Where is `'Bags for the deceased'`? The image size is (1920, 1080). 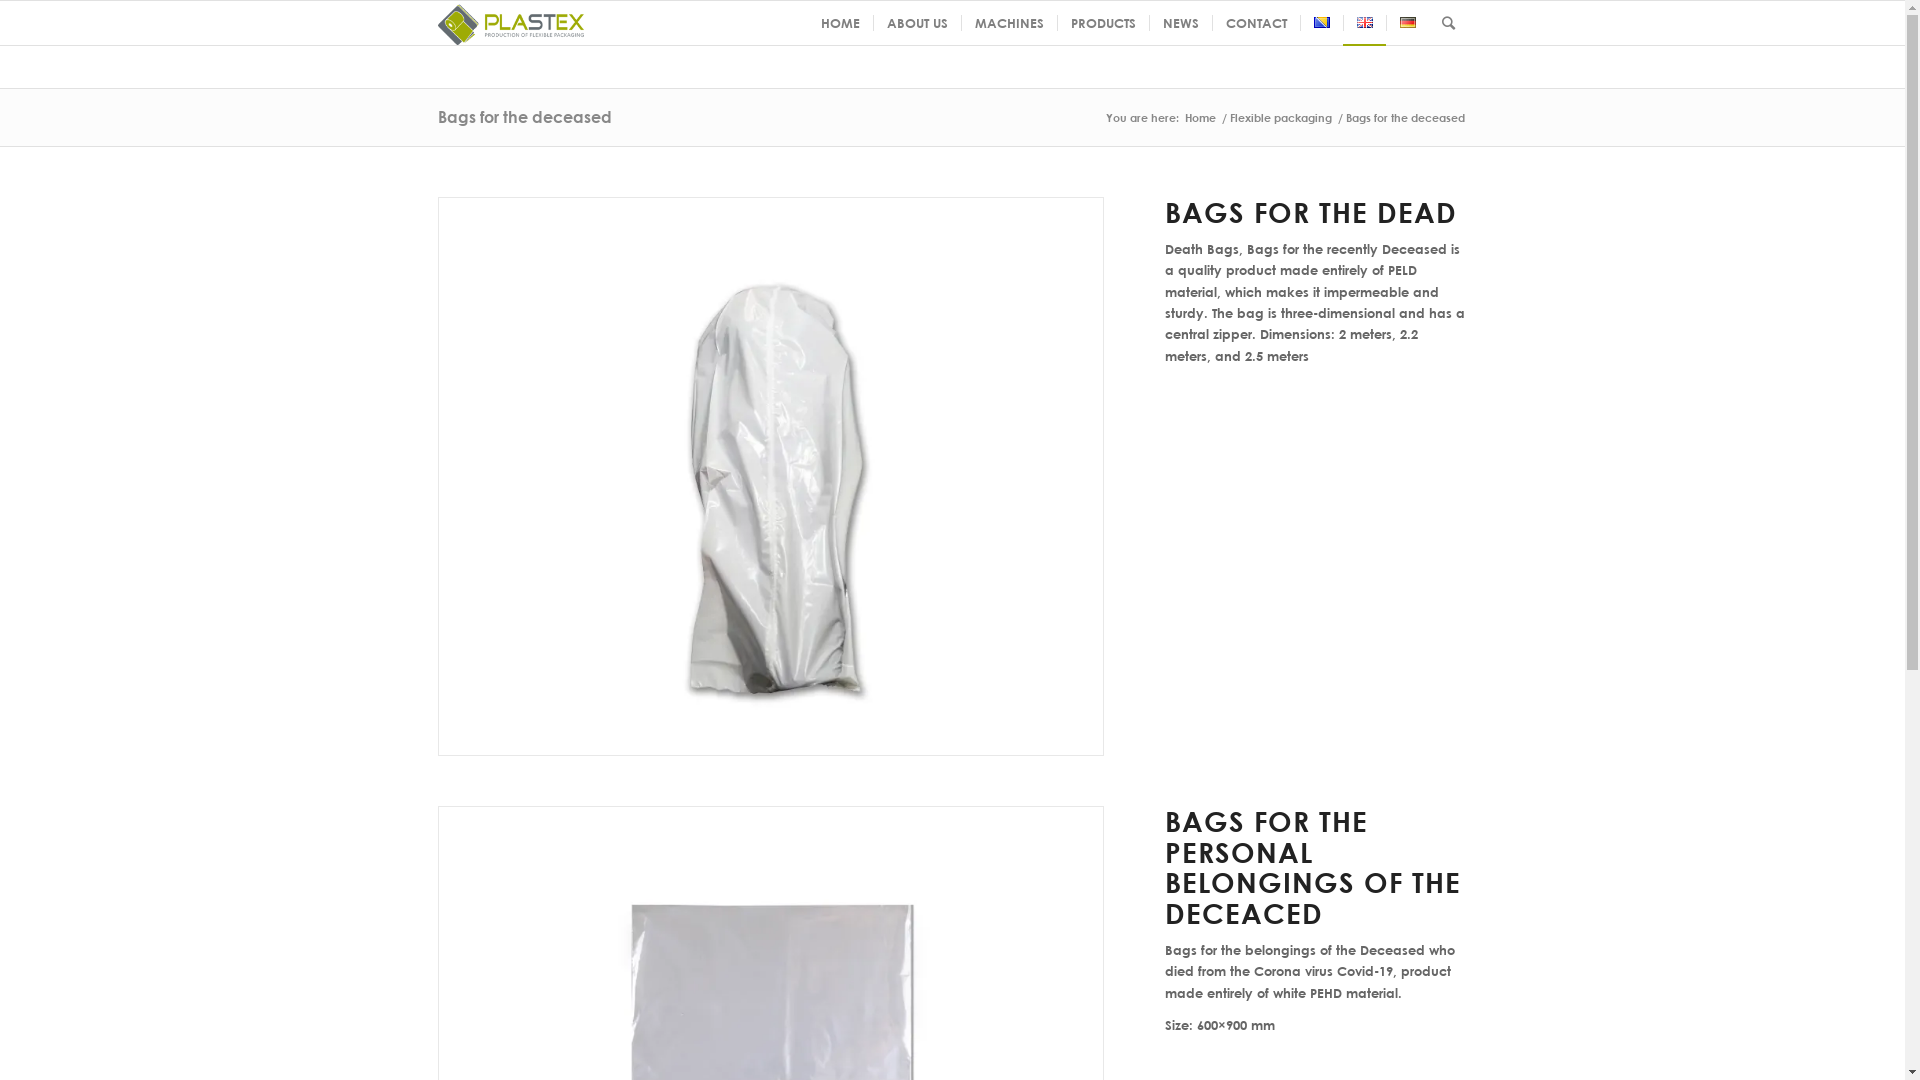 'Bags for the deceased' is located at coordinates (524, 116).